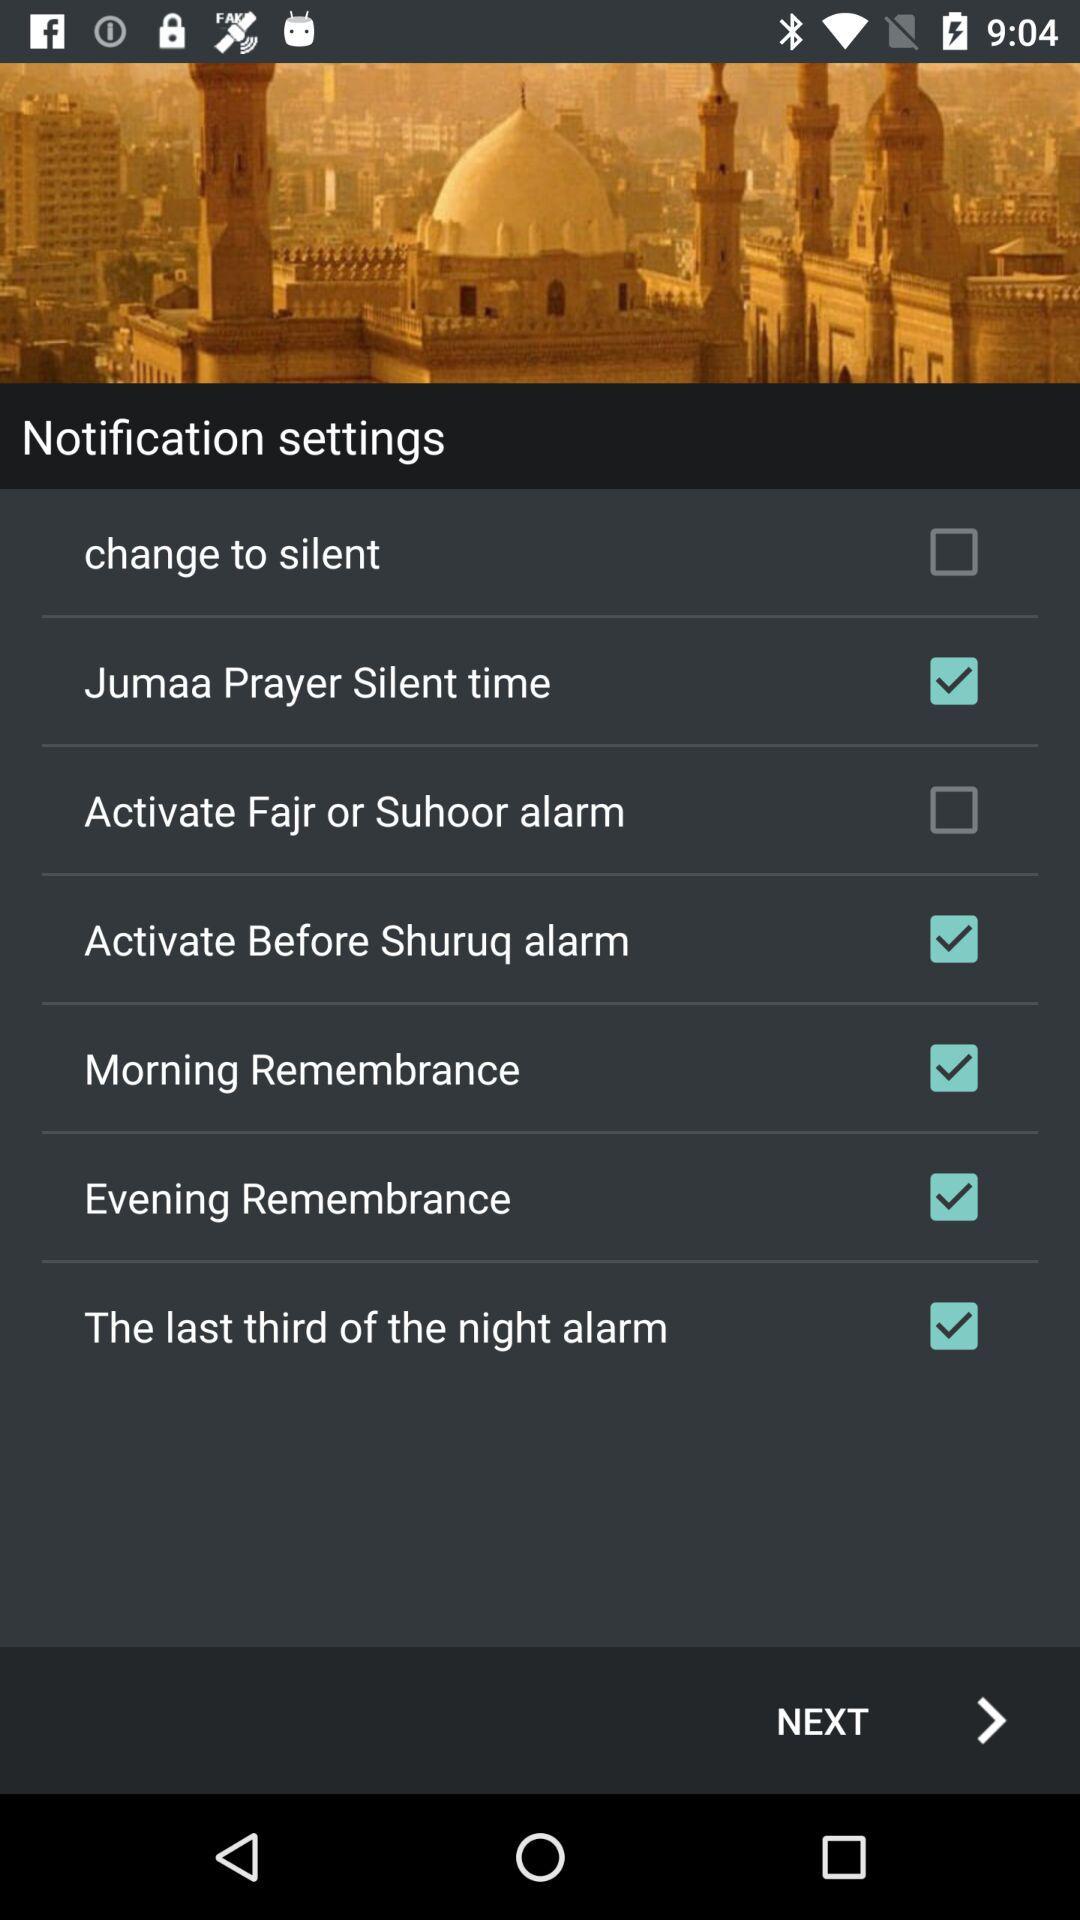 This screenshot has width=1080, height=1920. I want to click on jumaa prayer silent checkbox, so click(540, 681).